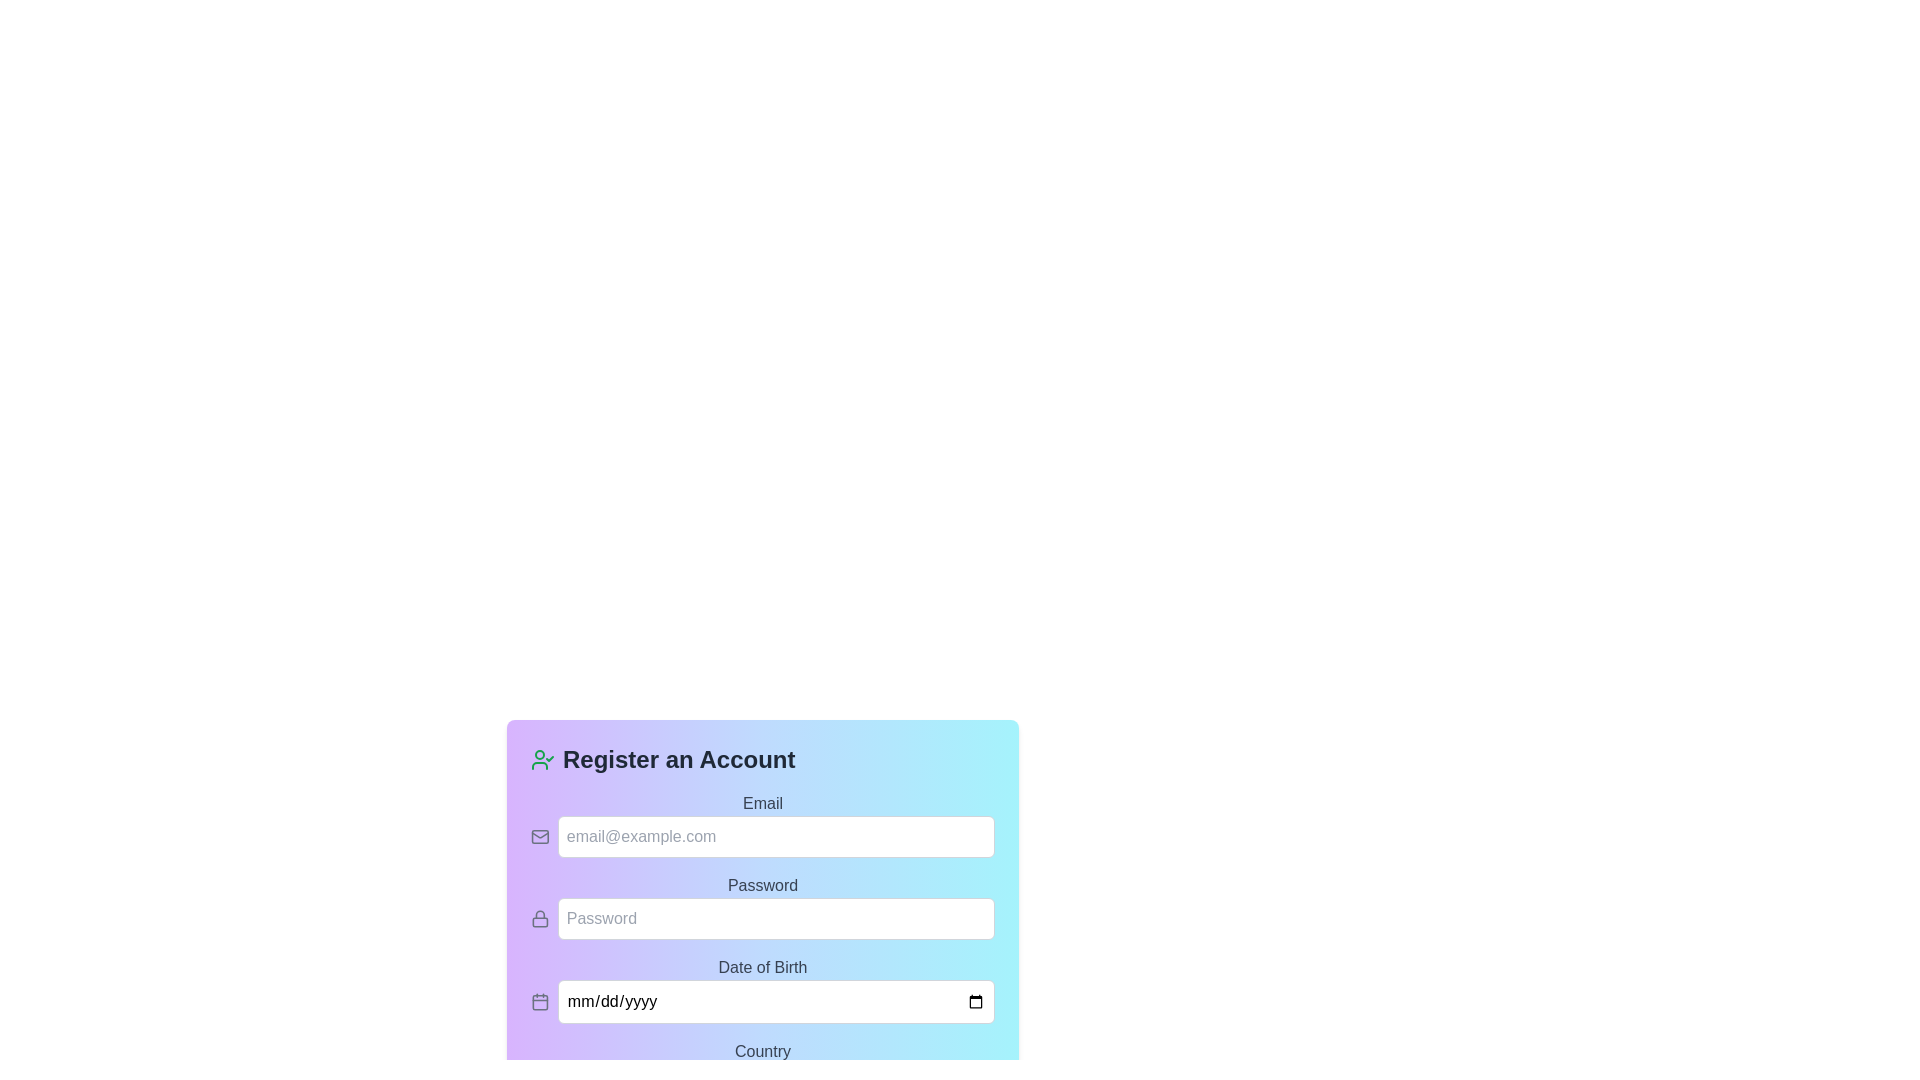  What do you see at coordinates (762, 1051) in the screenshot?
I see `the 'Country' text label, which is medium-sized, gray-colored, and located above the dropdown menu labeled 'Select your country' in the registration form interface` at bounding box center [762, 1051].